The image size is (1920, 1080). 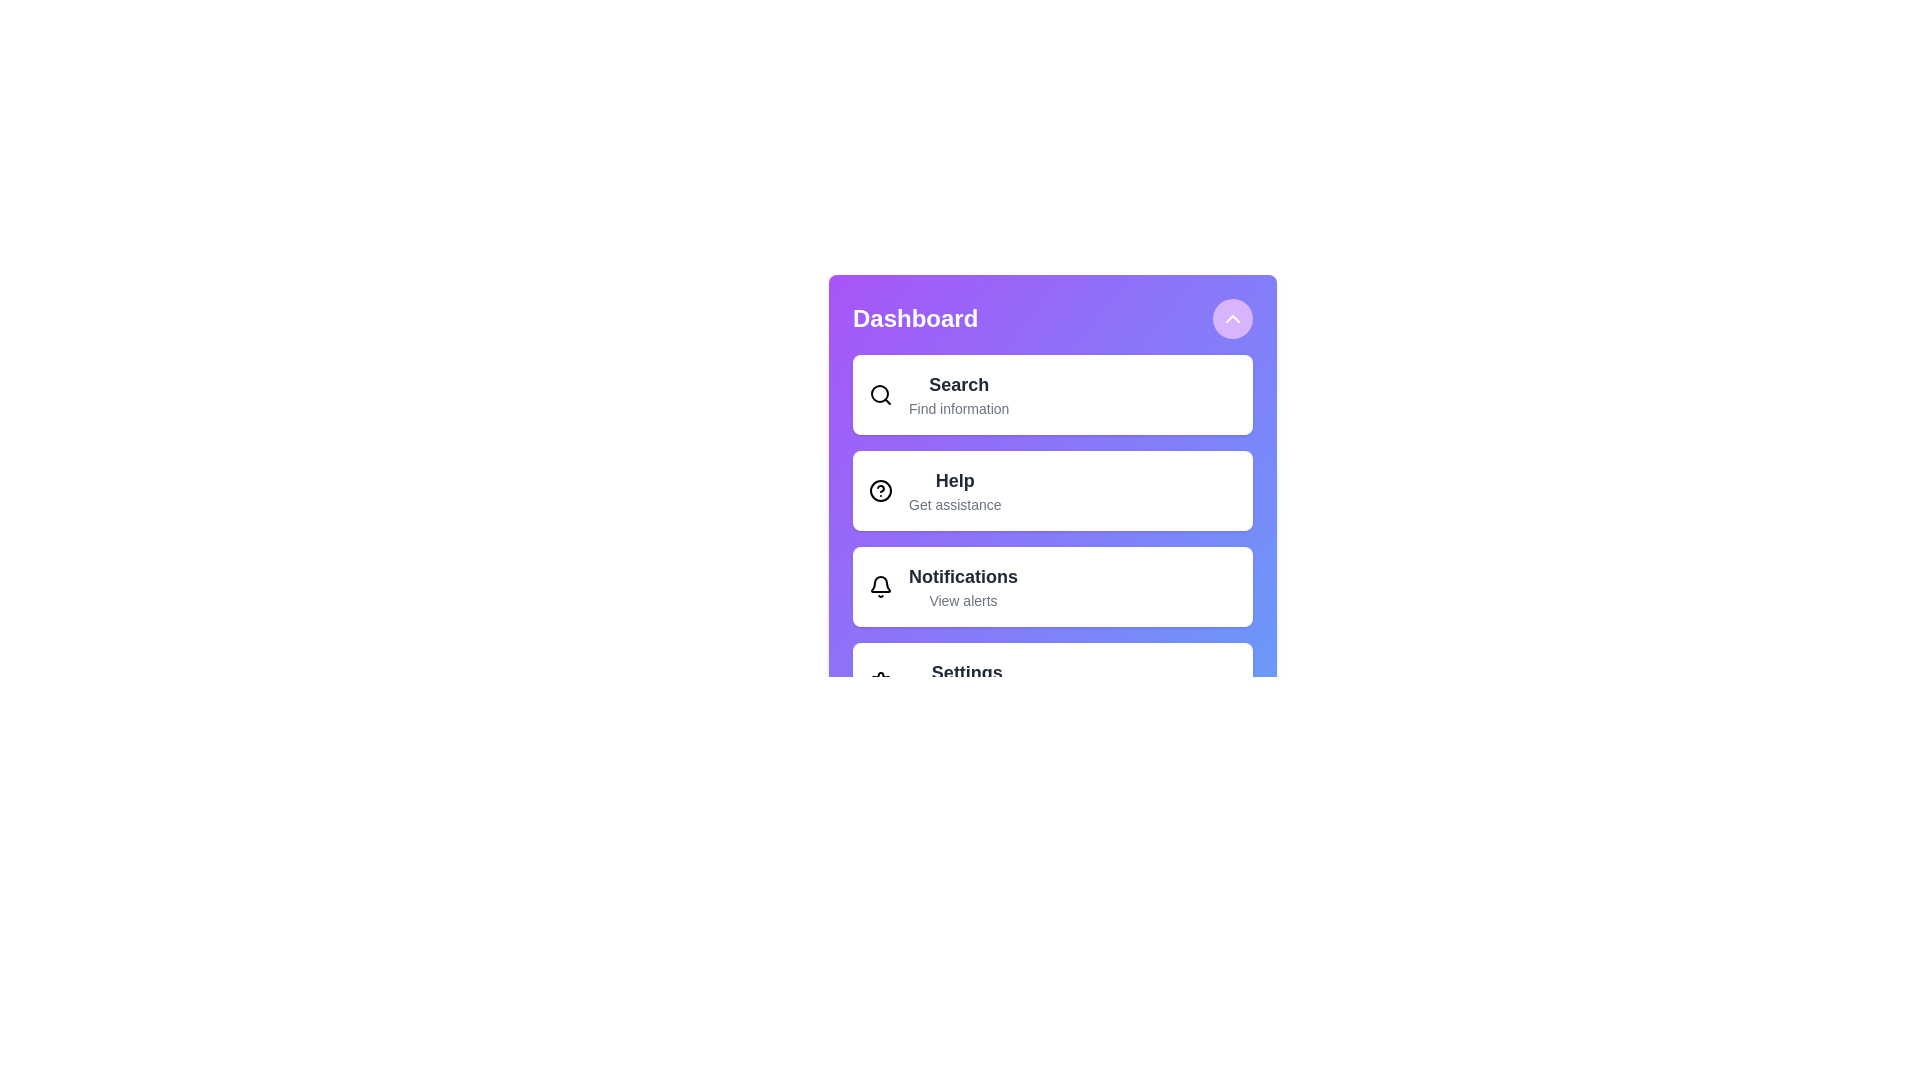 What do you see at coordinates (1051, 681) in the screenshot?
I see `the menu item labeled Settings` at bounding box center [1051, 681].